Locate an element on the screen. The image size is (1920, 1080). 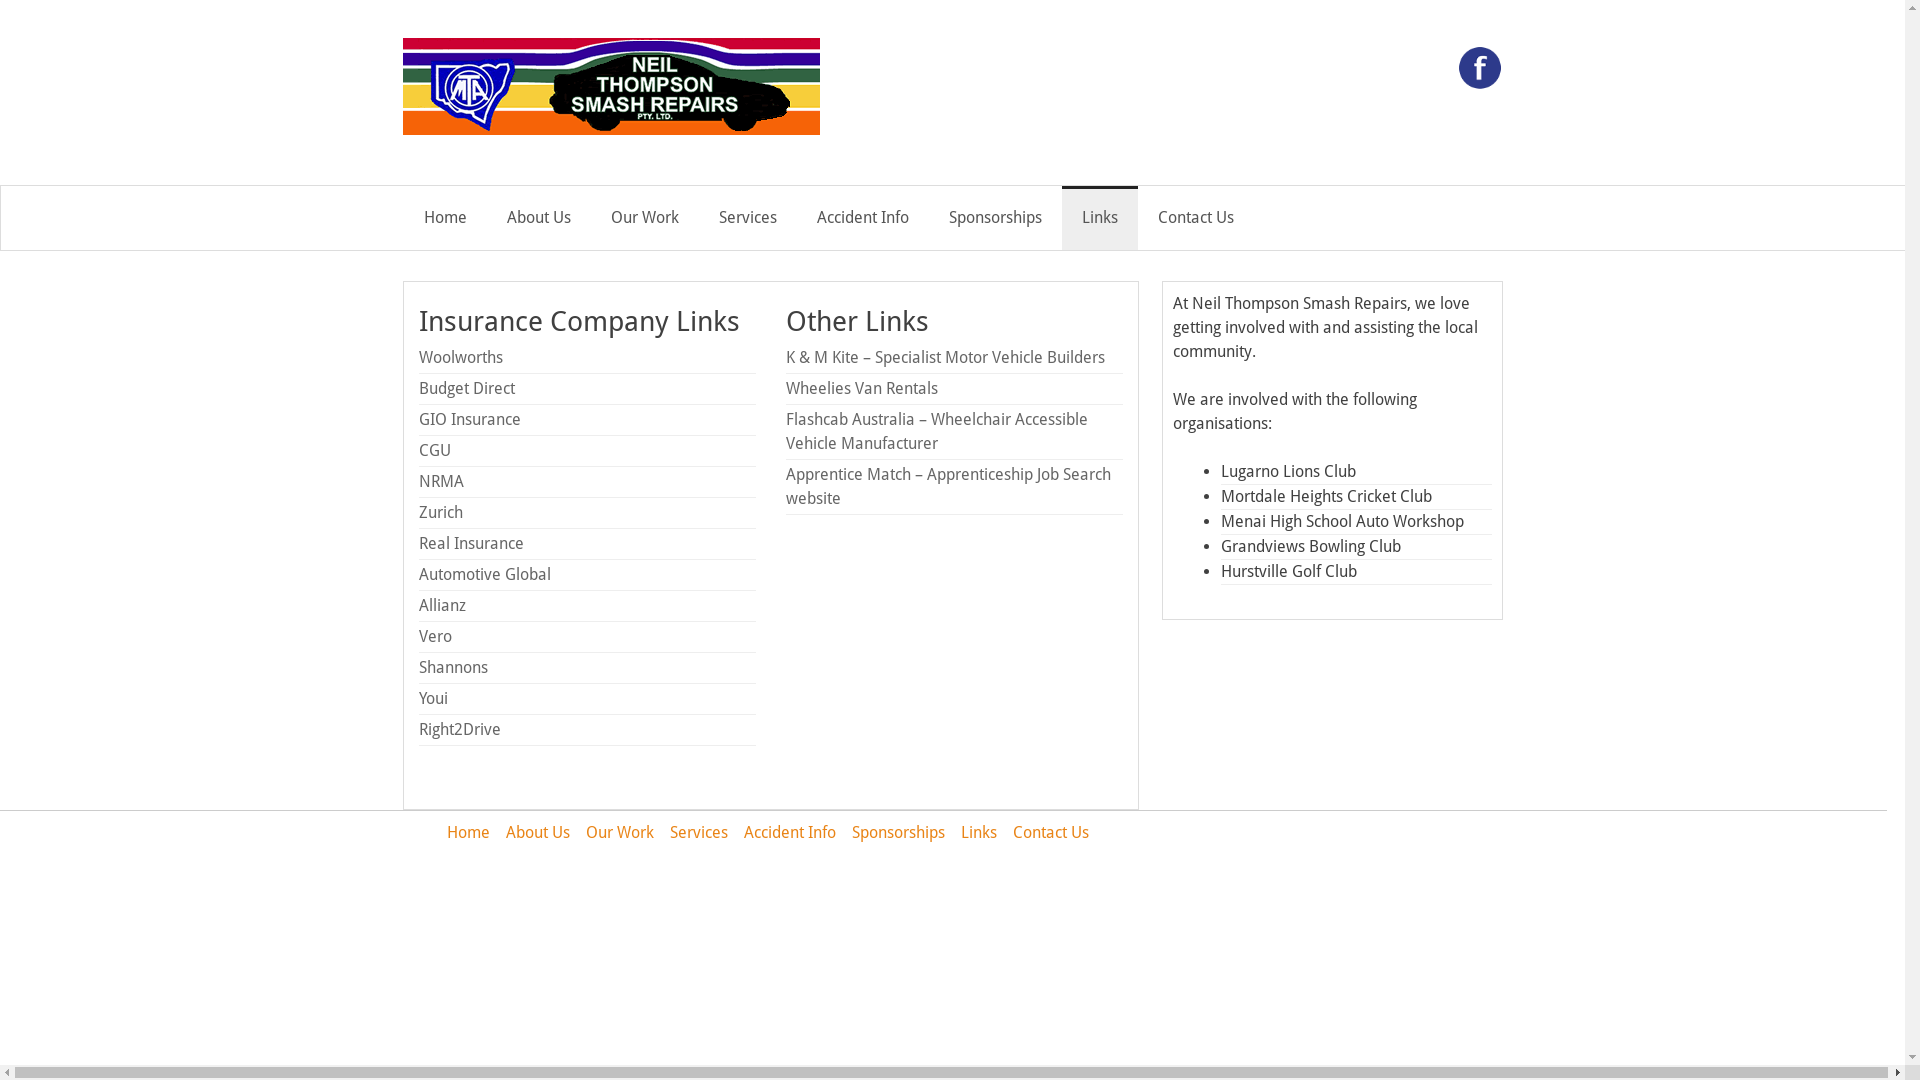
'Sponsorships' is located at coordinates (897, 832).